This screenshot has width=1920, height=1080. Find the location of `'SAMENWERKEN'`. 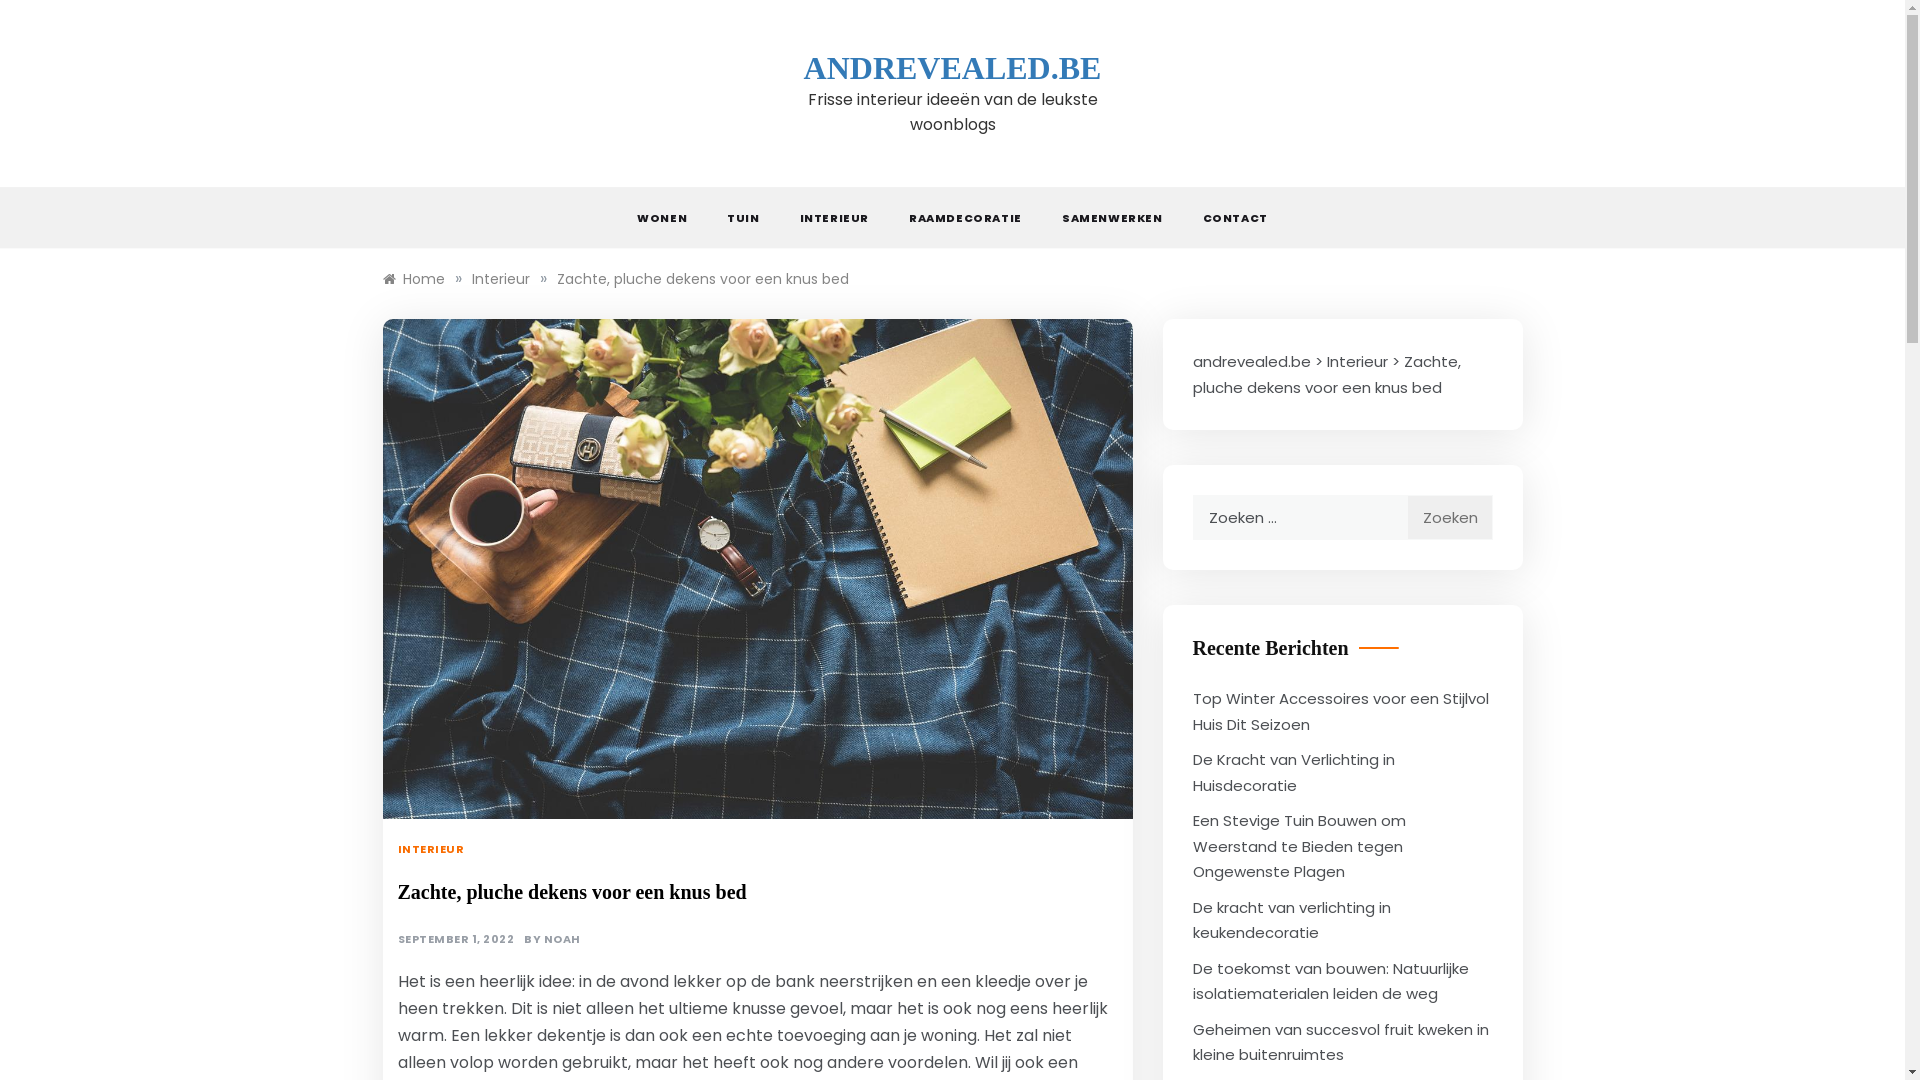

'SAMENWERKEN' is located at coordinates (1111, 218).